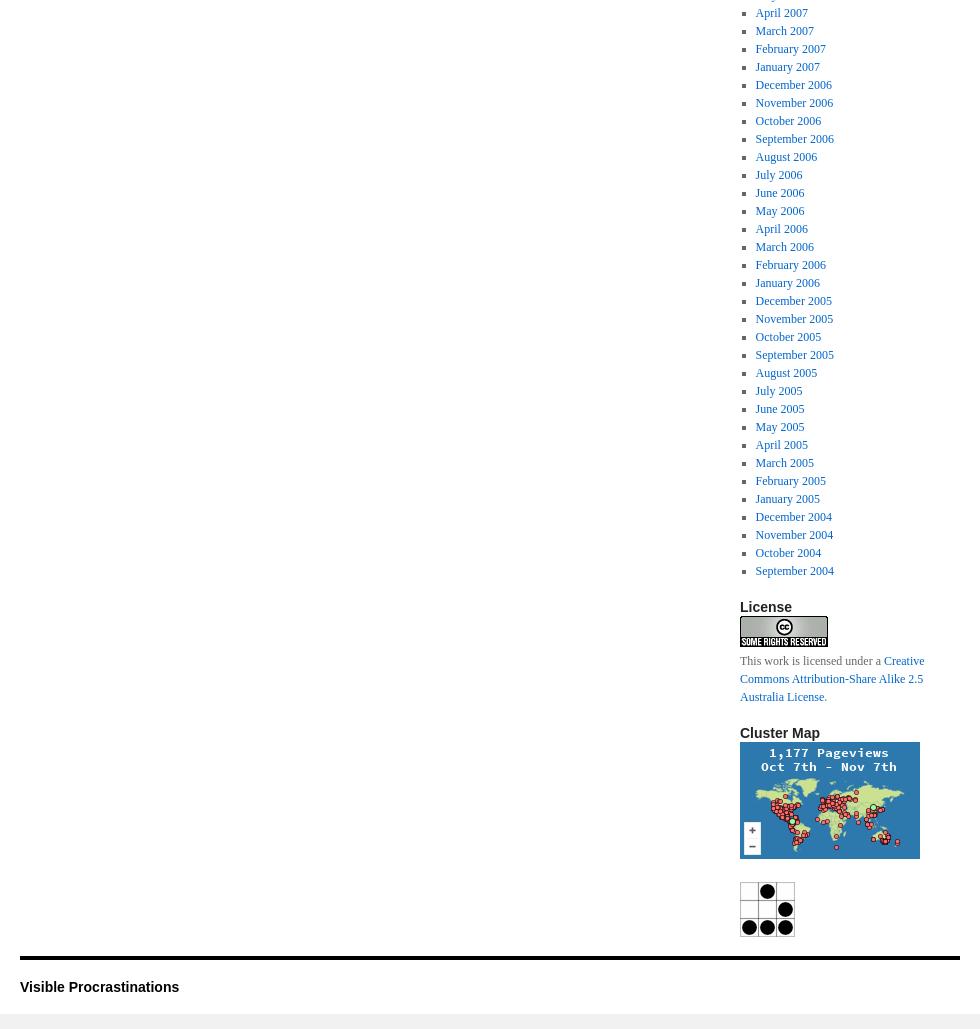 This screenshot has width=980, height=1029. What do you see at coordinates (754, 211) in the screenshot?
I see `'May 2006'` at bounding box center [754, 211].